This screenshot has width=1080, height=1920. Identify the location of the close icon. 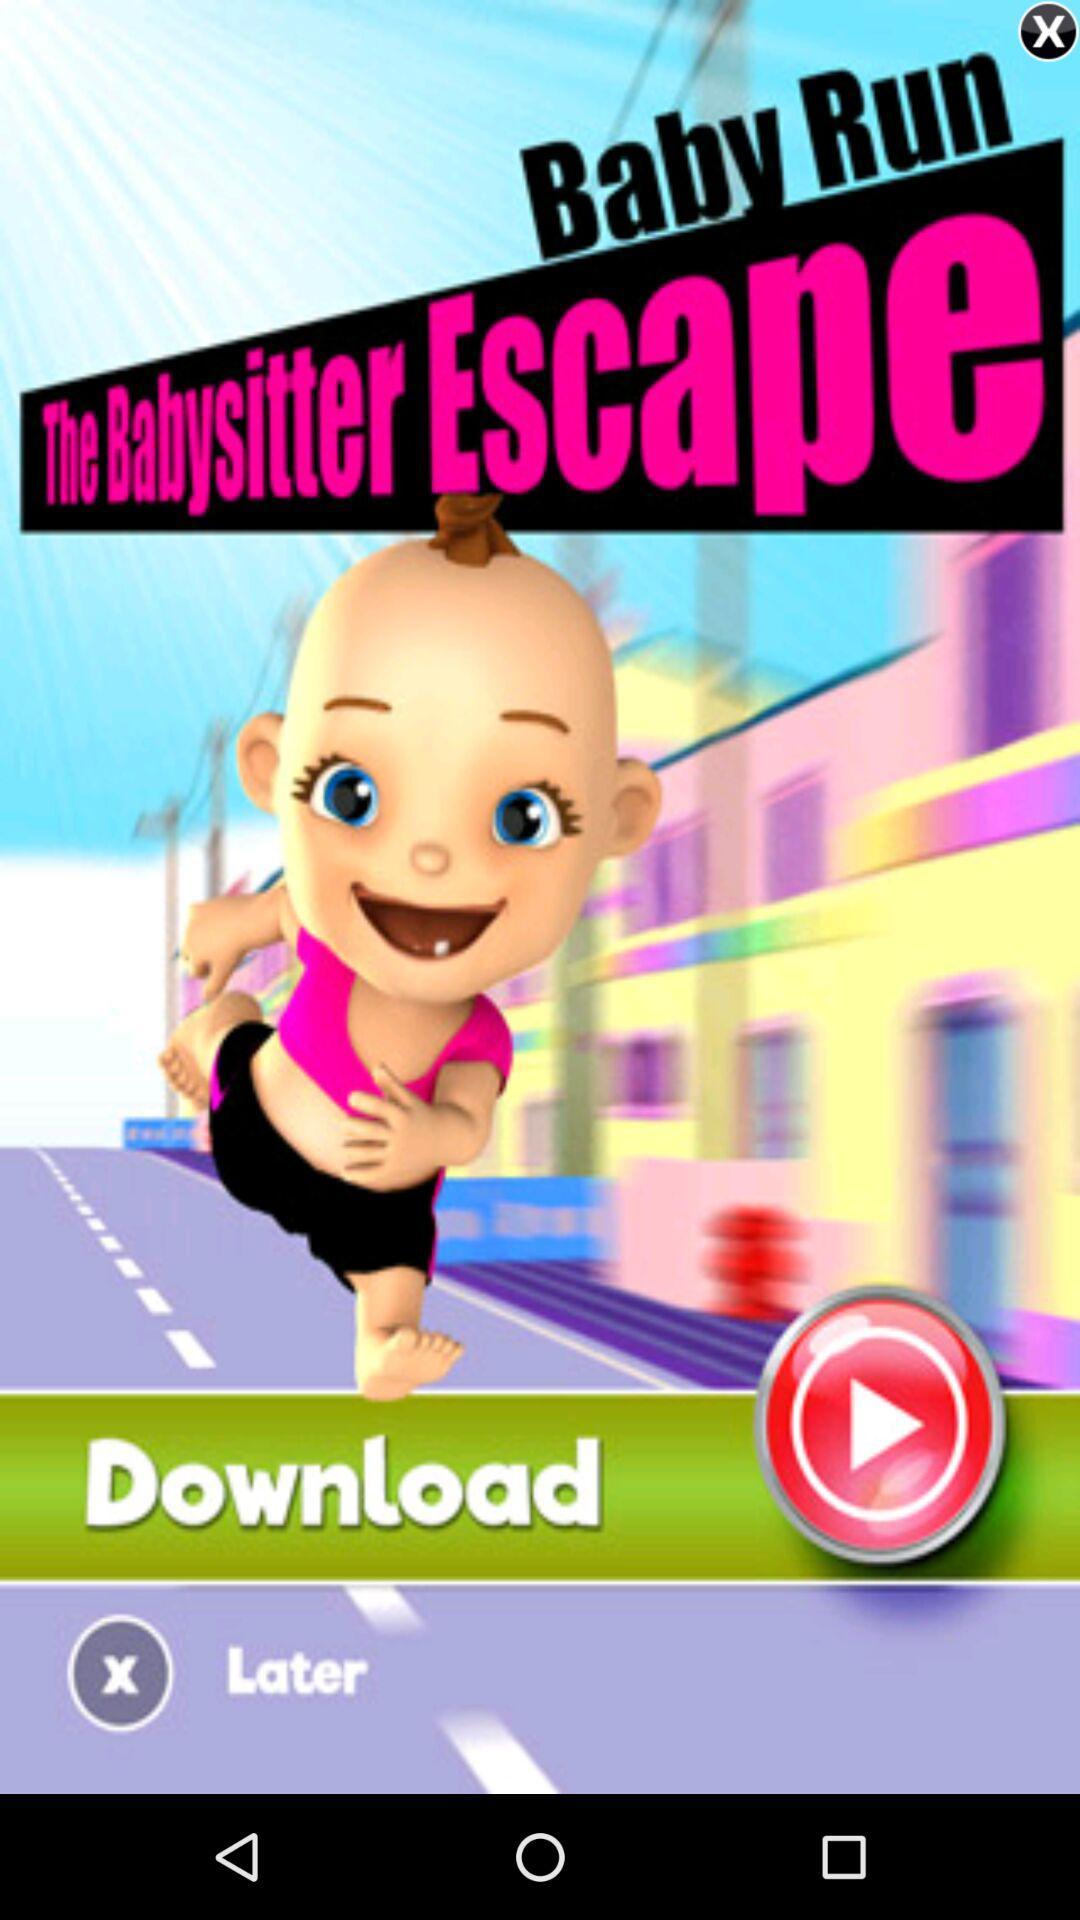
(1047, 33).